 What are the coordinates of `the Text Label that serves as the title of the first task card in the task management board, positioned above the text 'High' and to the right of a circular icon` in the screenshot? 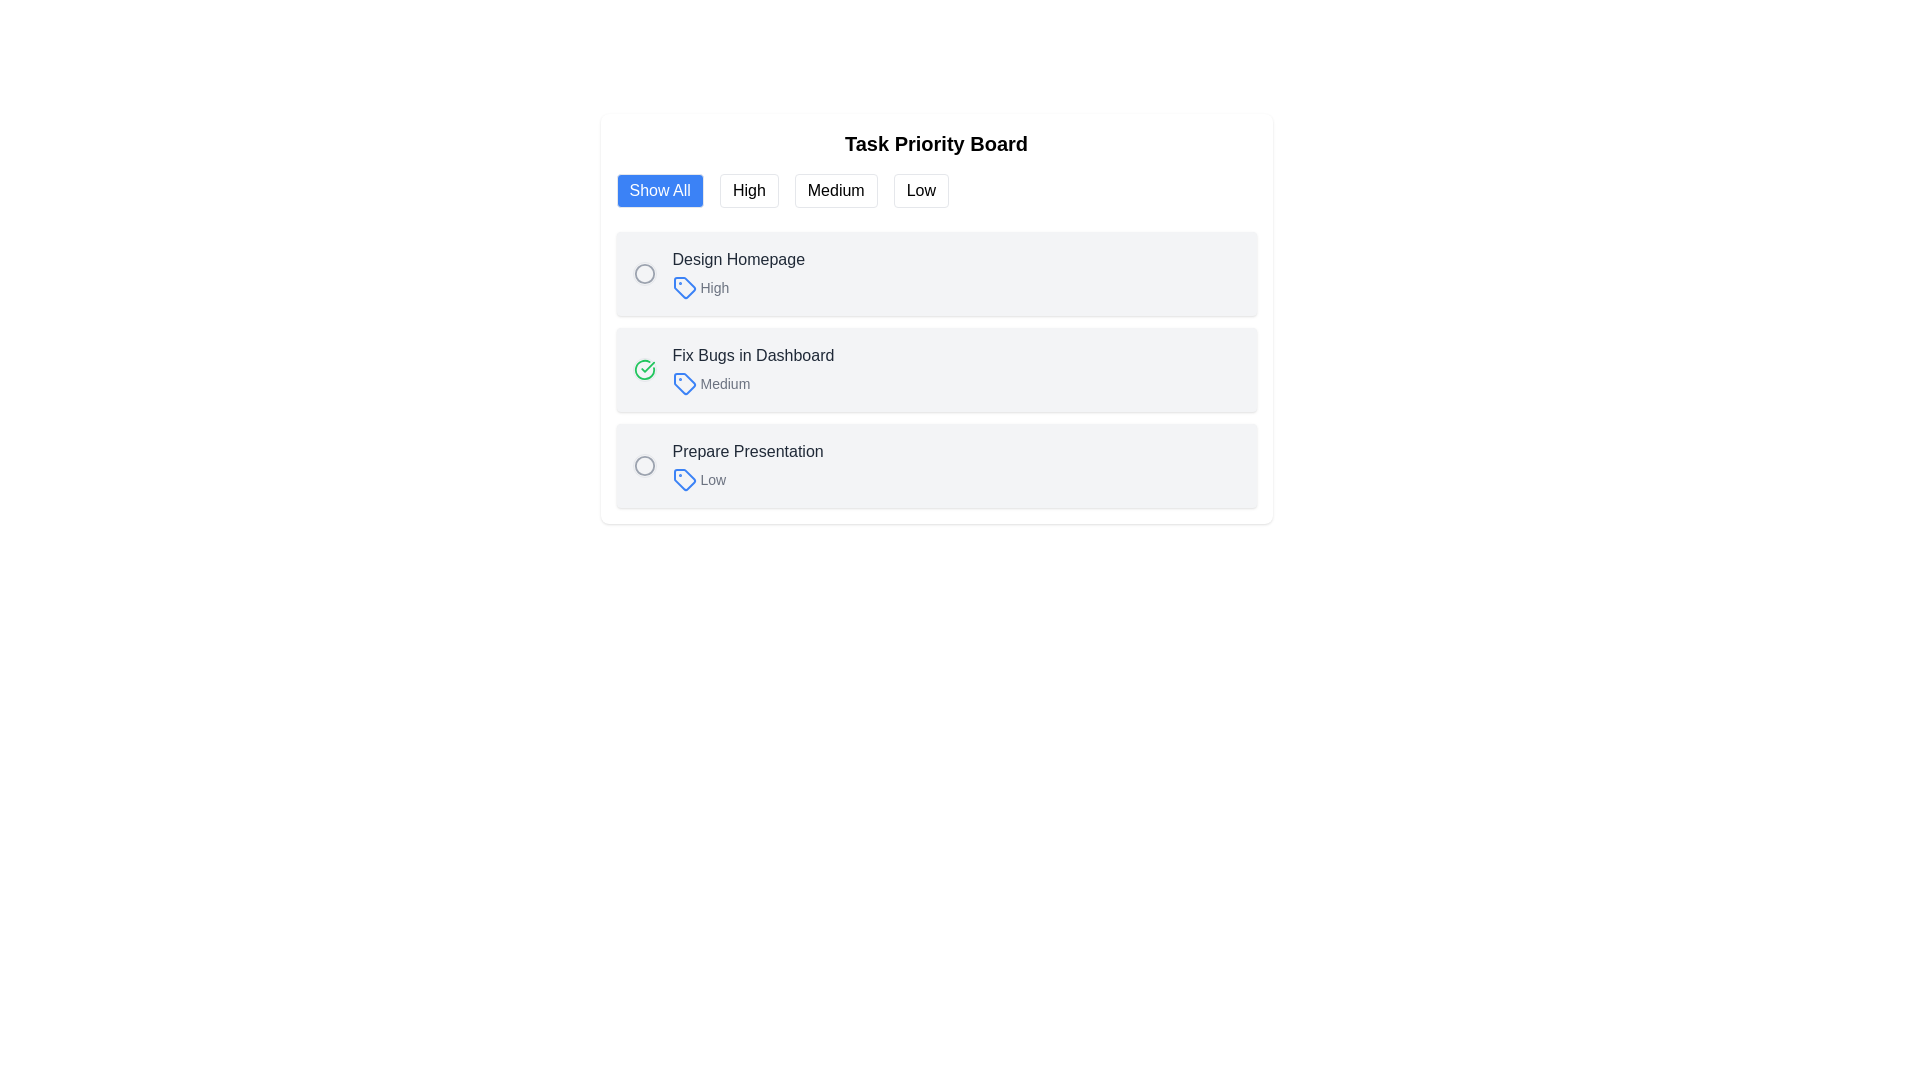 It's located at (737, 258).